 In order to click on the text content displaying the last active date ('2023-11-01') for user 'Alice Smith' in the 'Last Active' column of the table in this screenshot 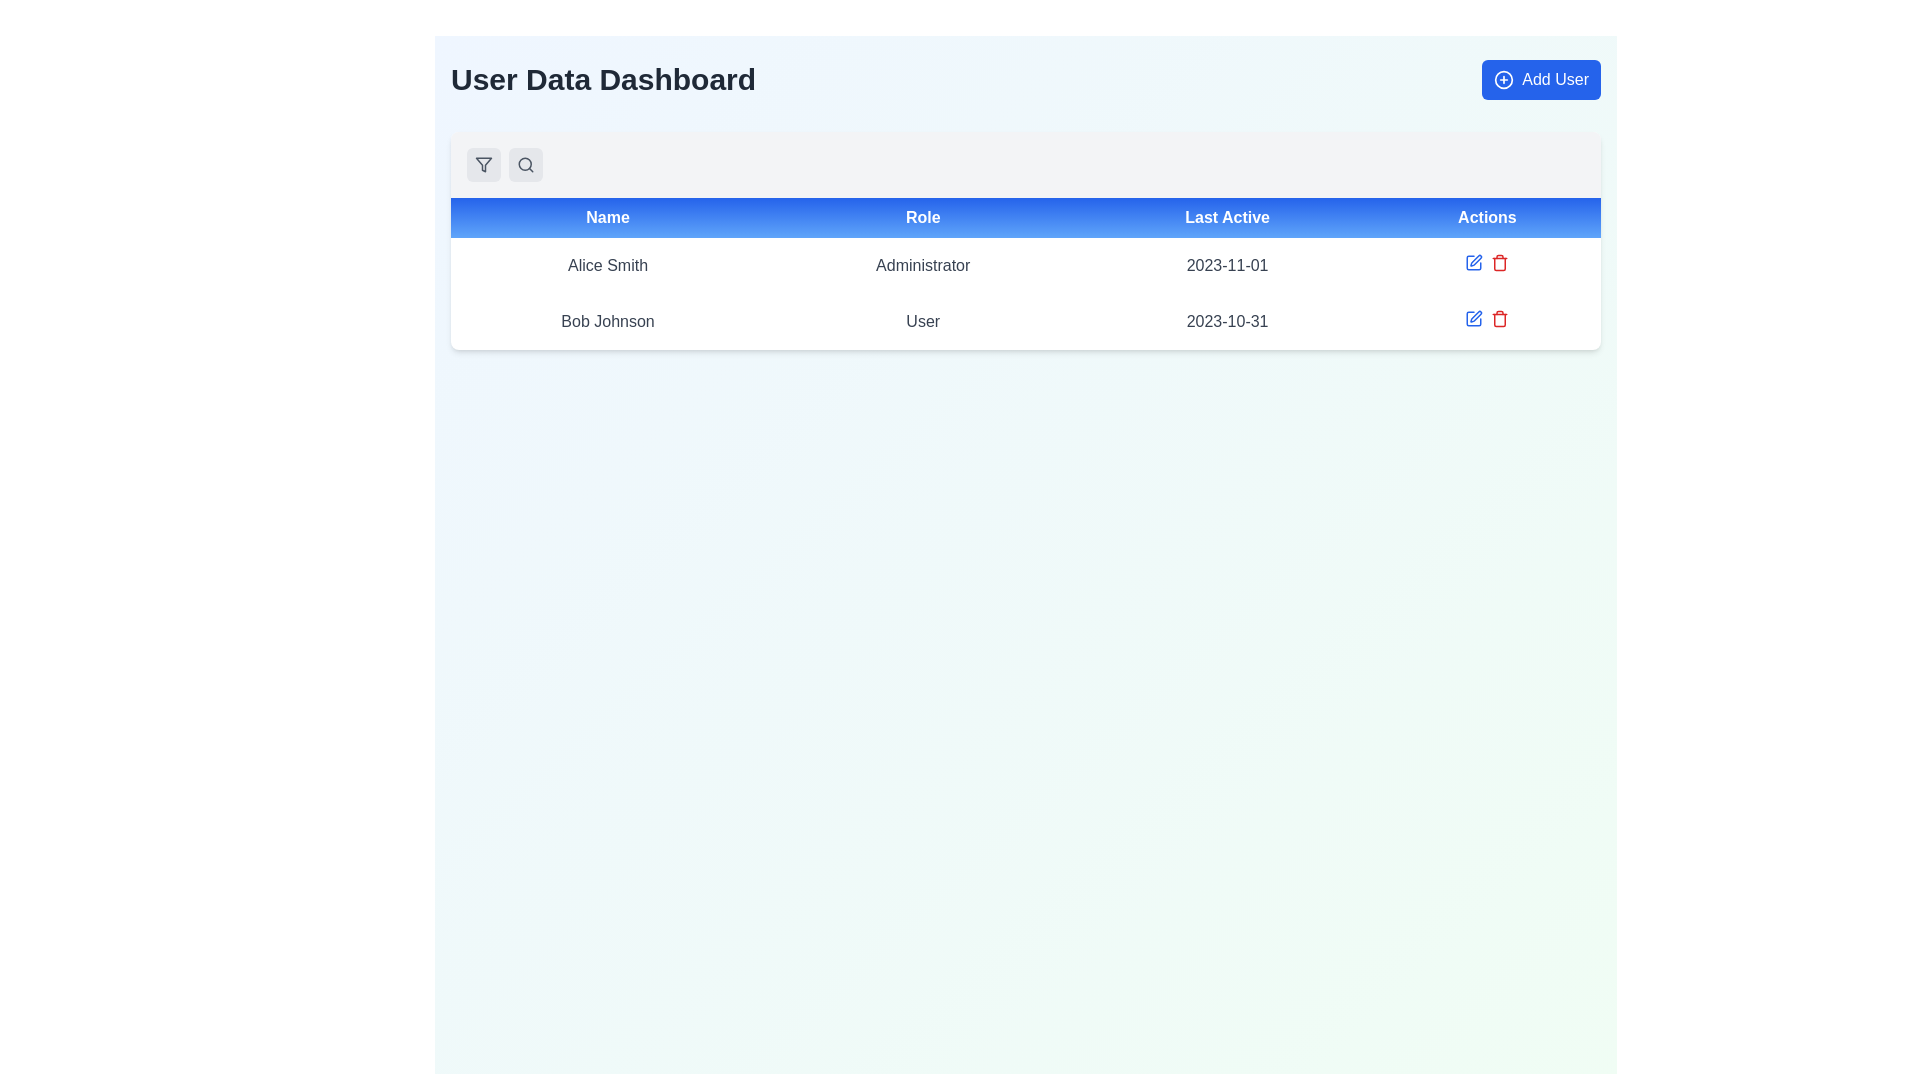, I will do `click(1226, 265)`.